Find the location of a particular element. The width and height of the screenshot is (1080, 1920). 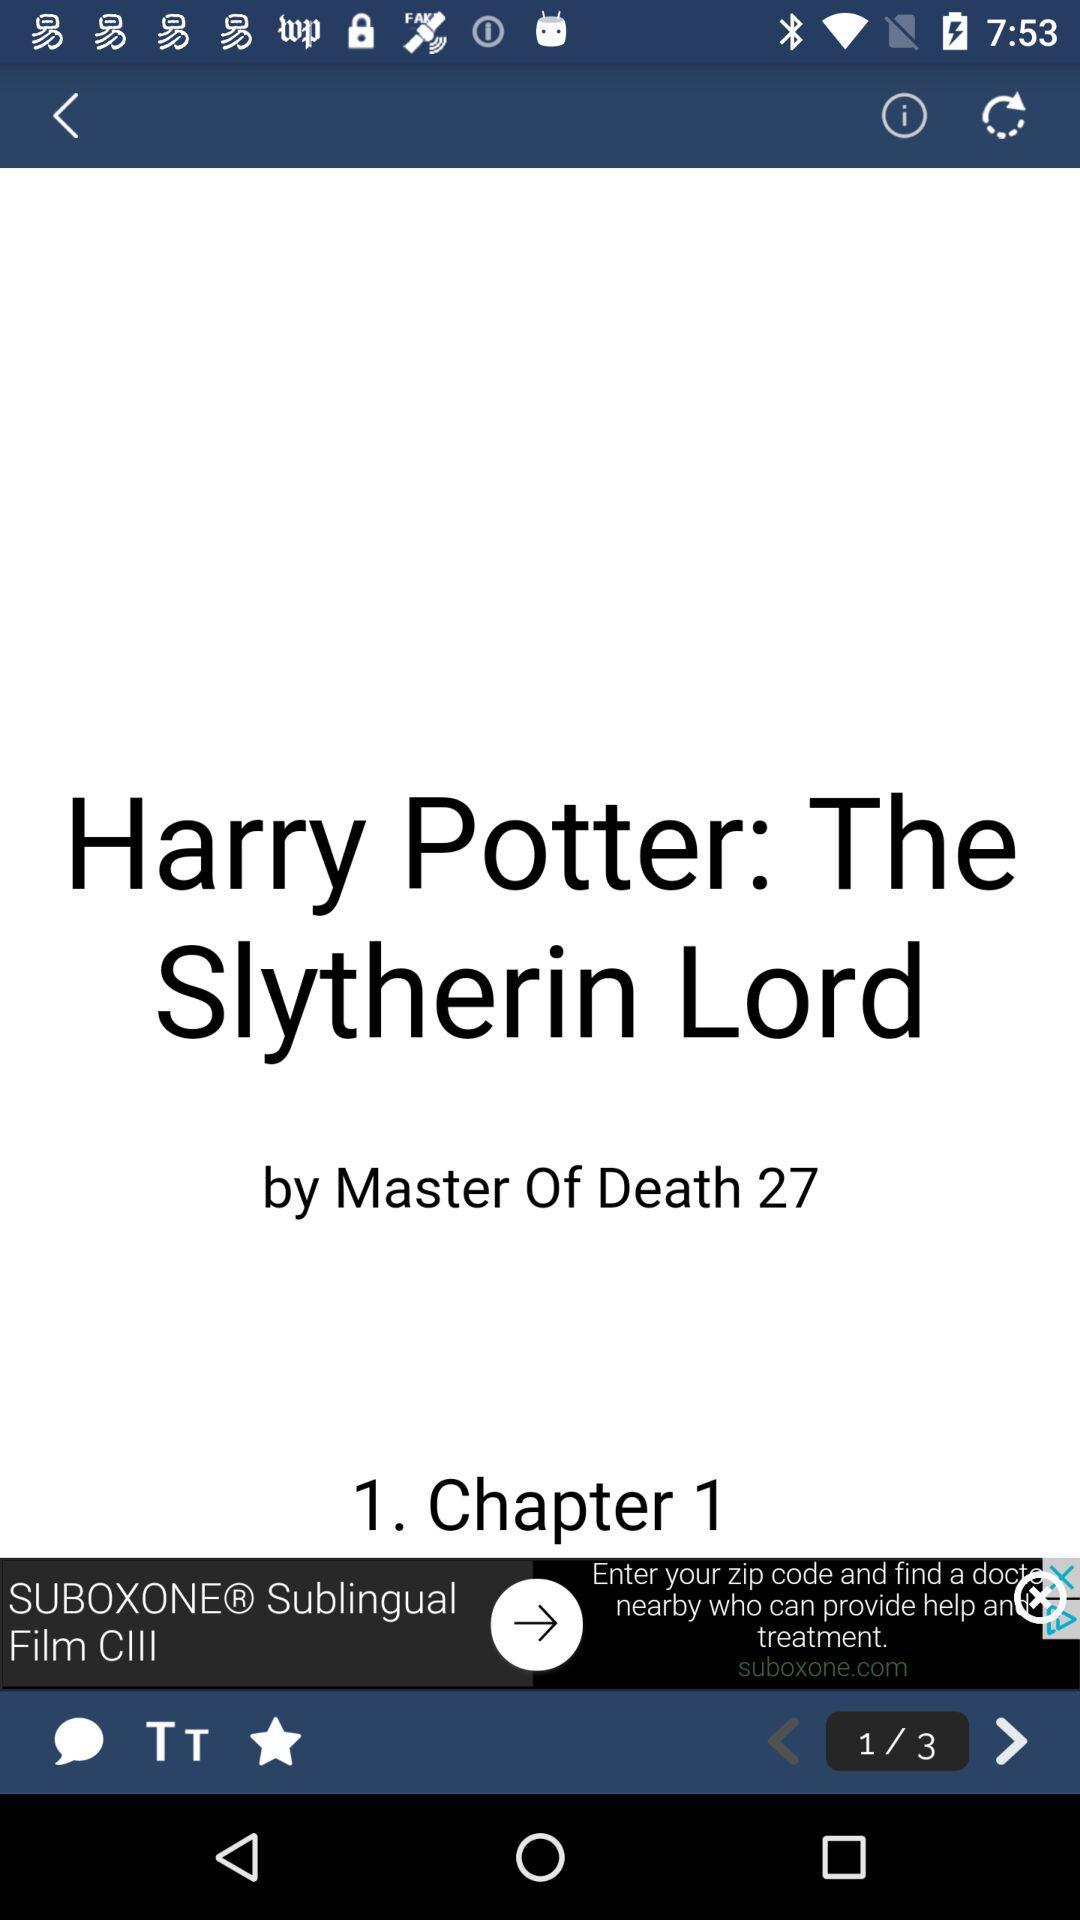

send message is located at coordinates (77, 1740).